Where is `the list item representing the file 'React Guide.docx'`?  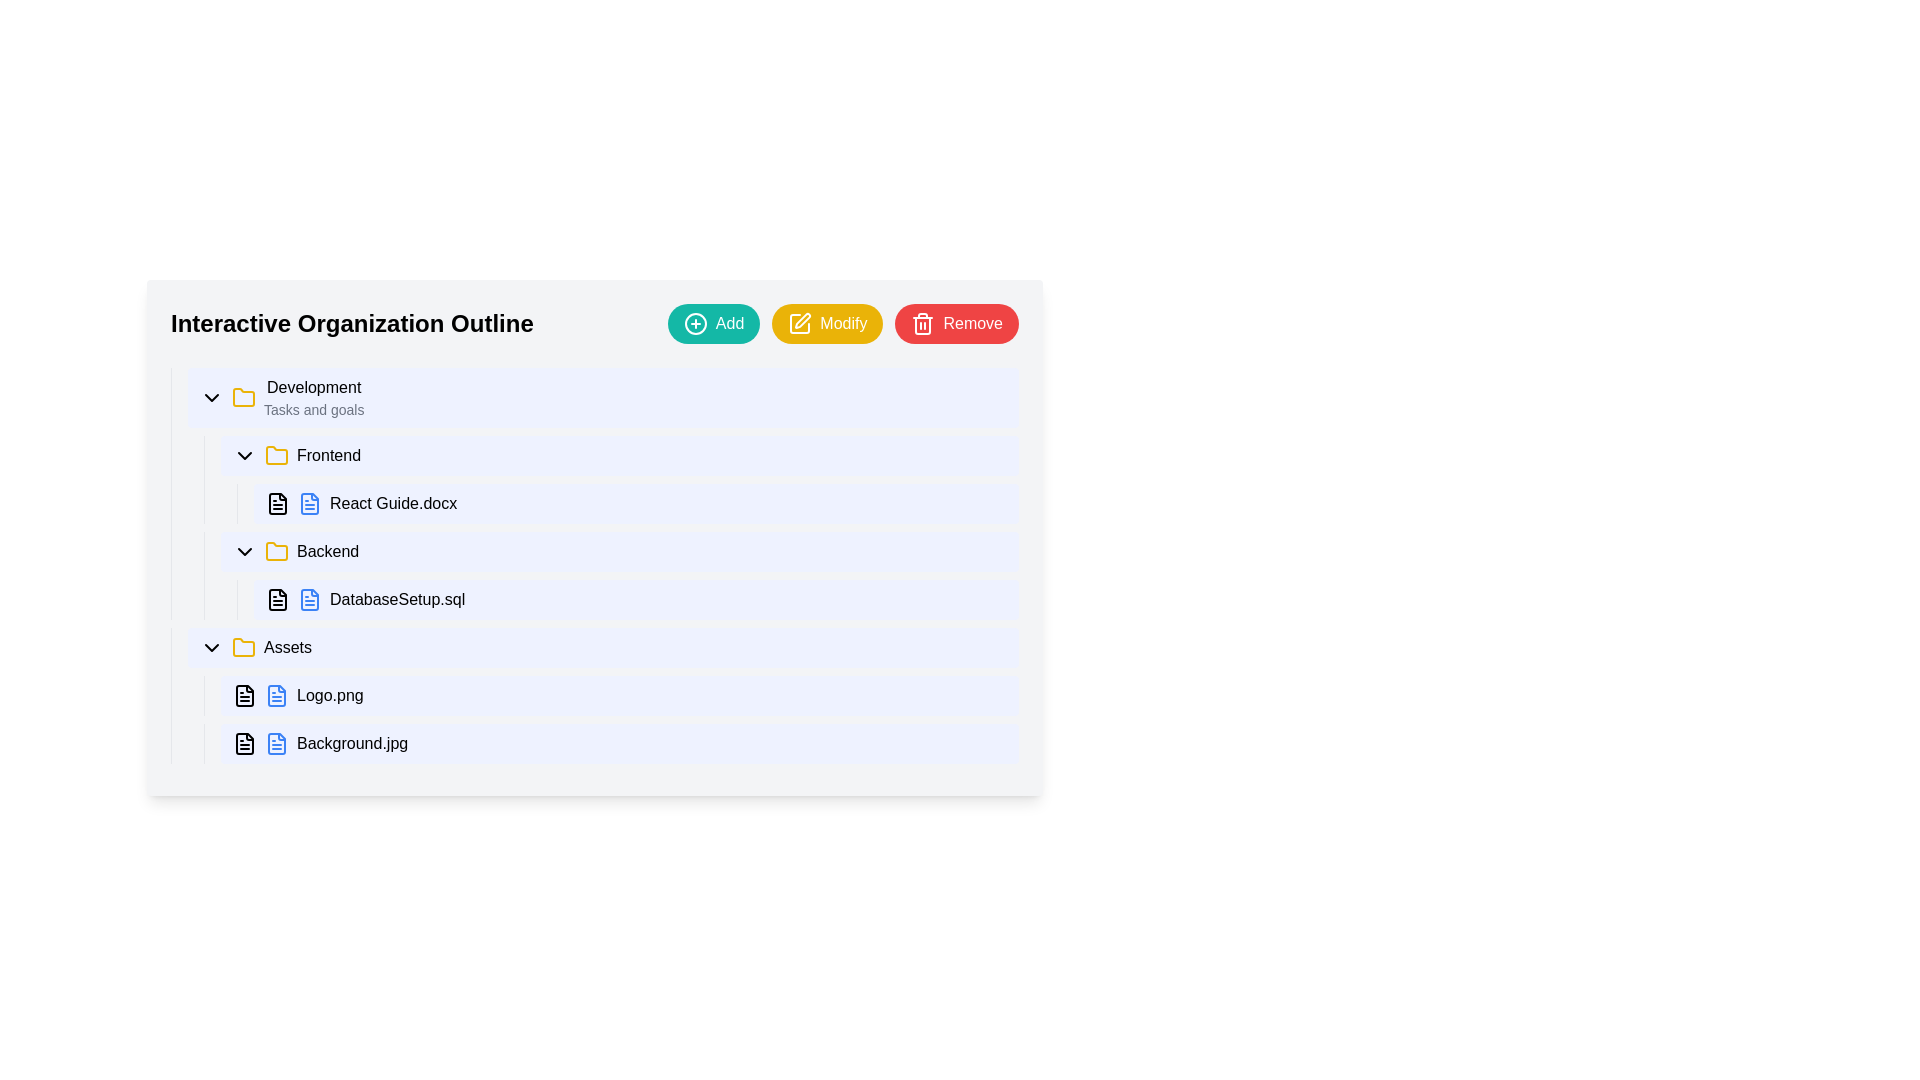 the list item representing the file 'React Guide.docx' is located at coordinates (618, 503).